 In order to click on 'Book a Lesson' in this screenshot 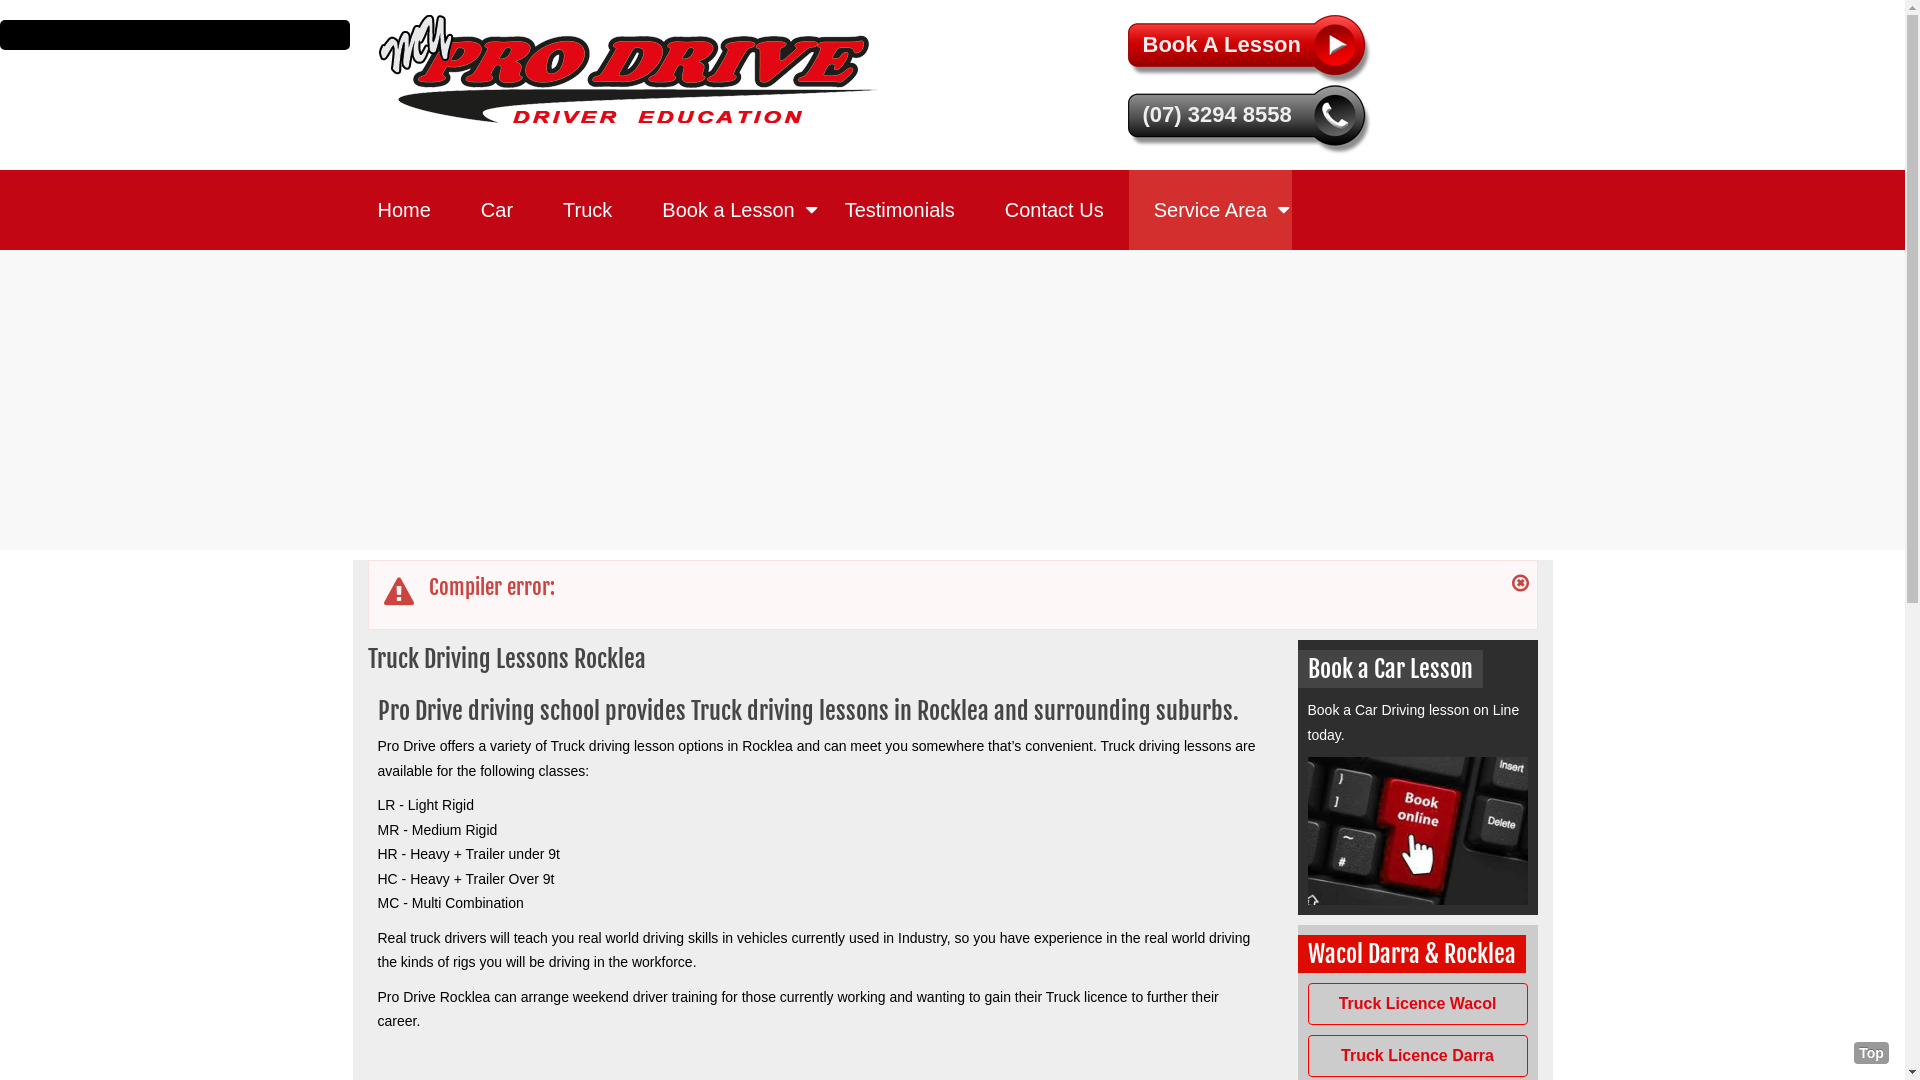, I will do `click(727, 209)`.